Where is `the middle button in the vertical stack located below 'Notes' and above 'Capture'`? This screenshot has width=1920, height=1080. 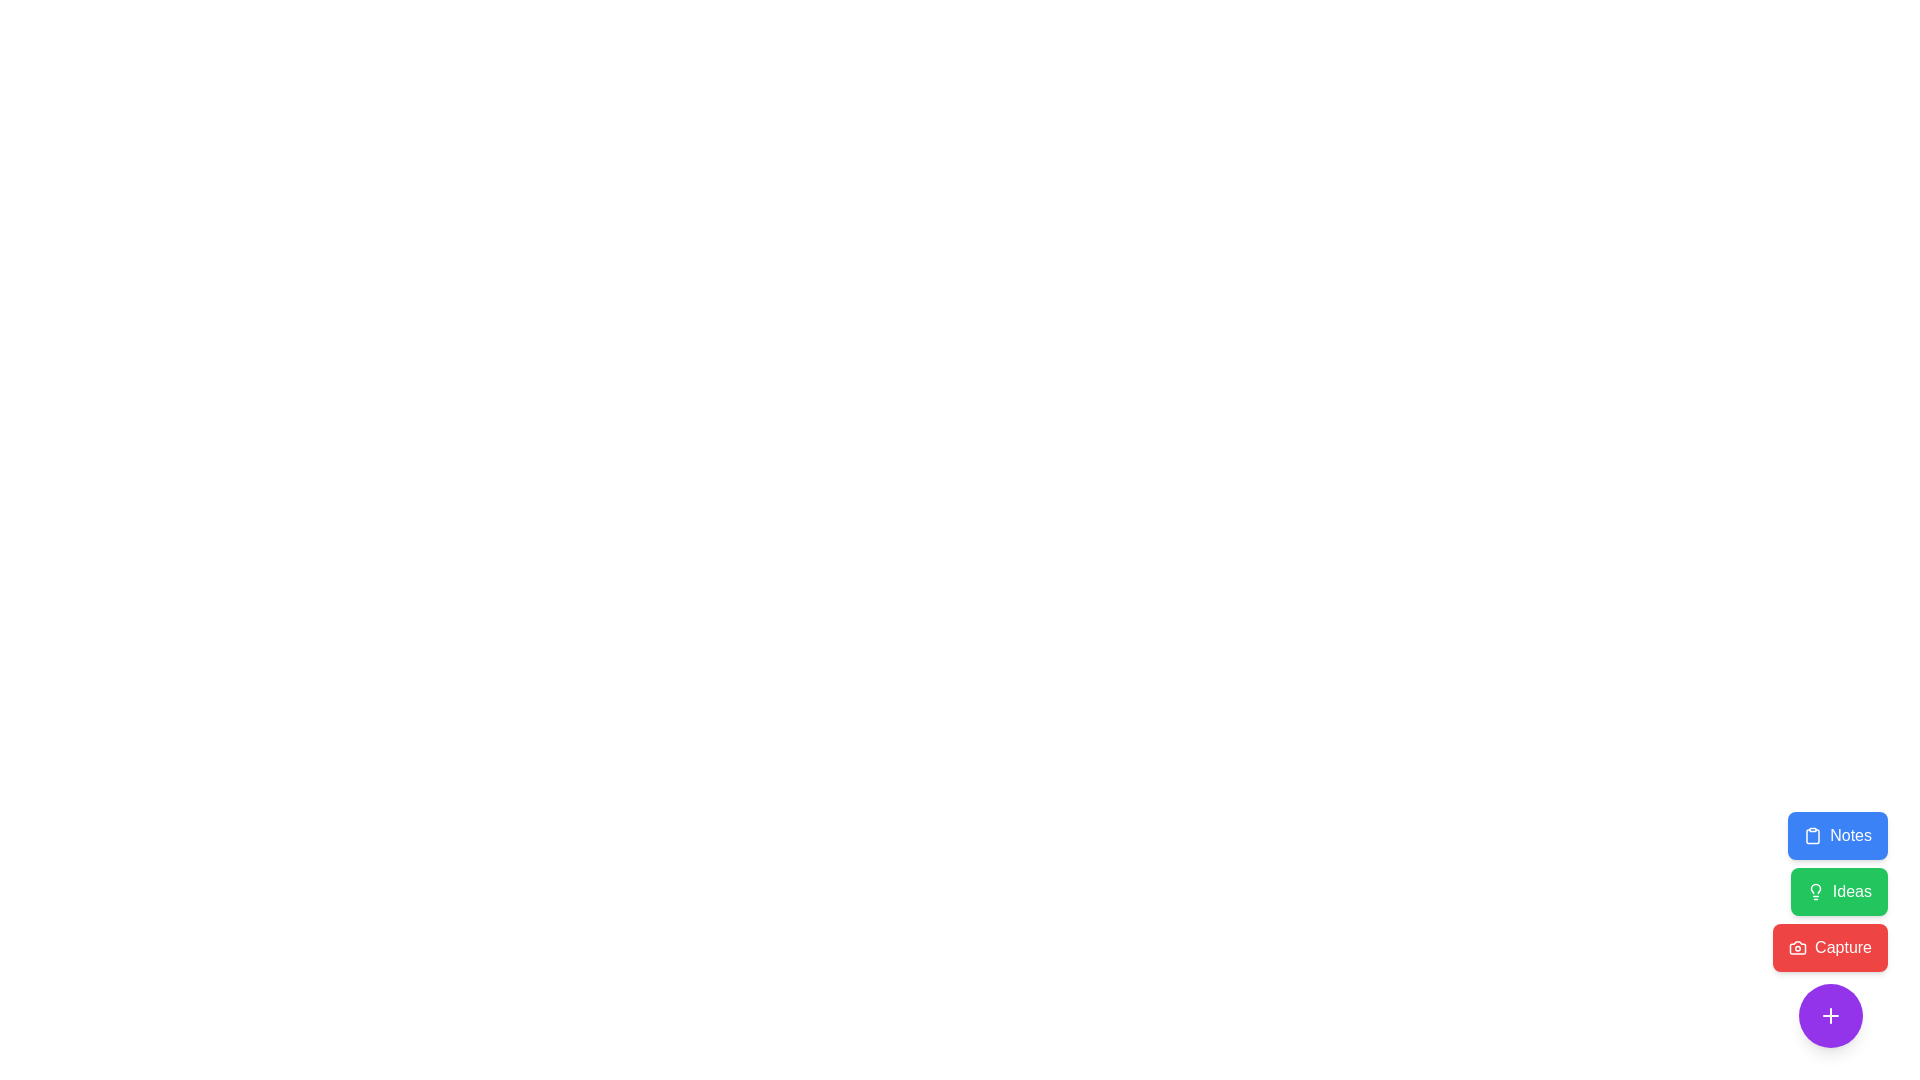
the middle button in the vertical stack located below 'Notes' and above 'Capture' is located at coordinates (1839, 890).